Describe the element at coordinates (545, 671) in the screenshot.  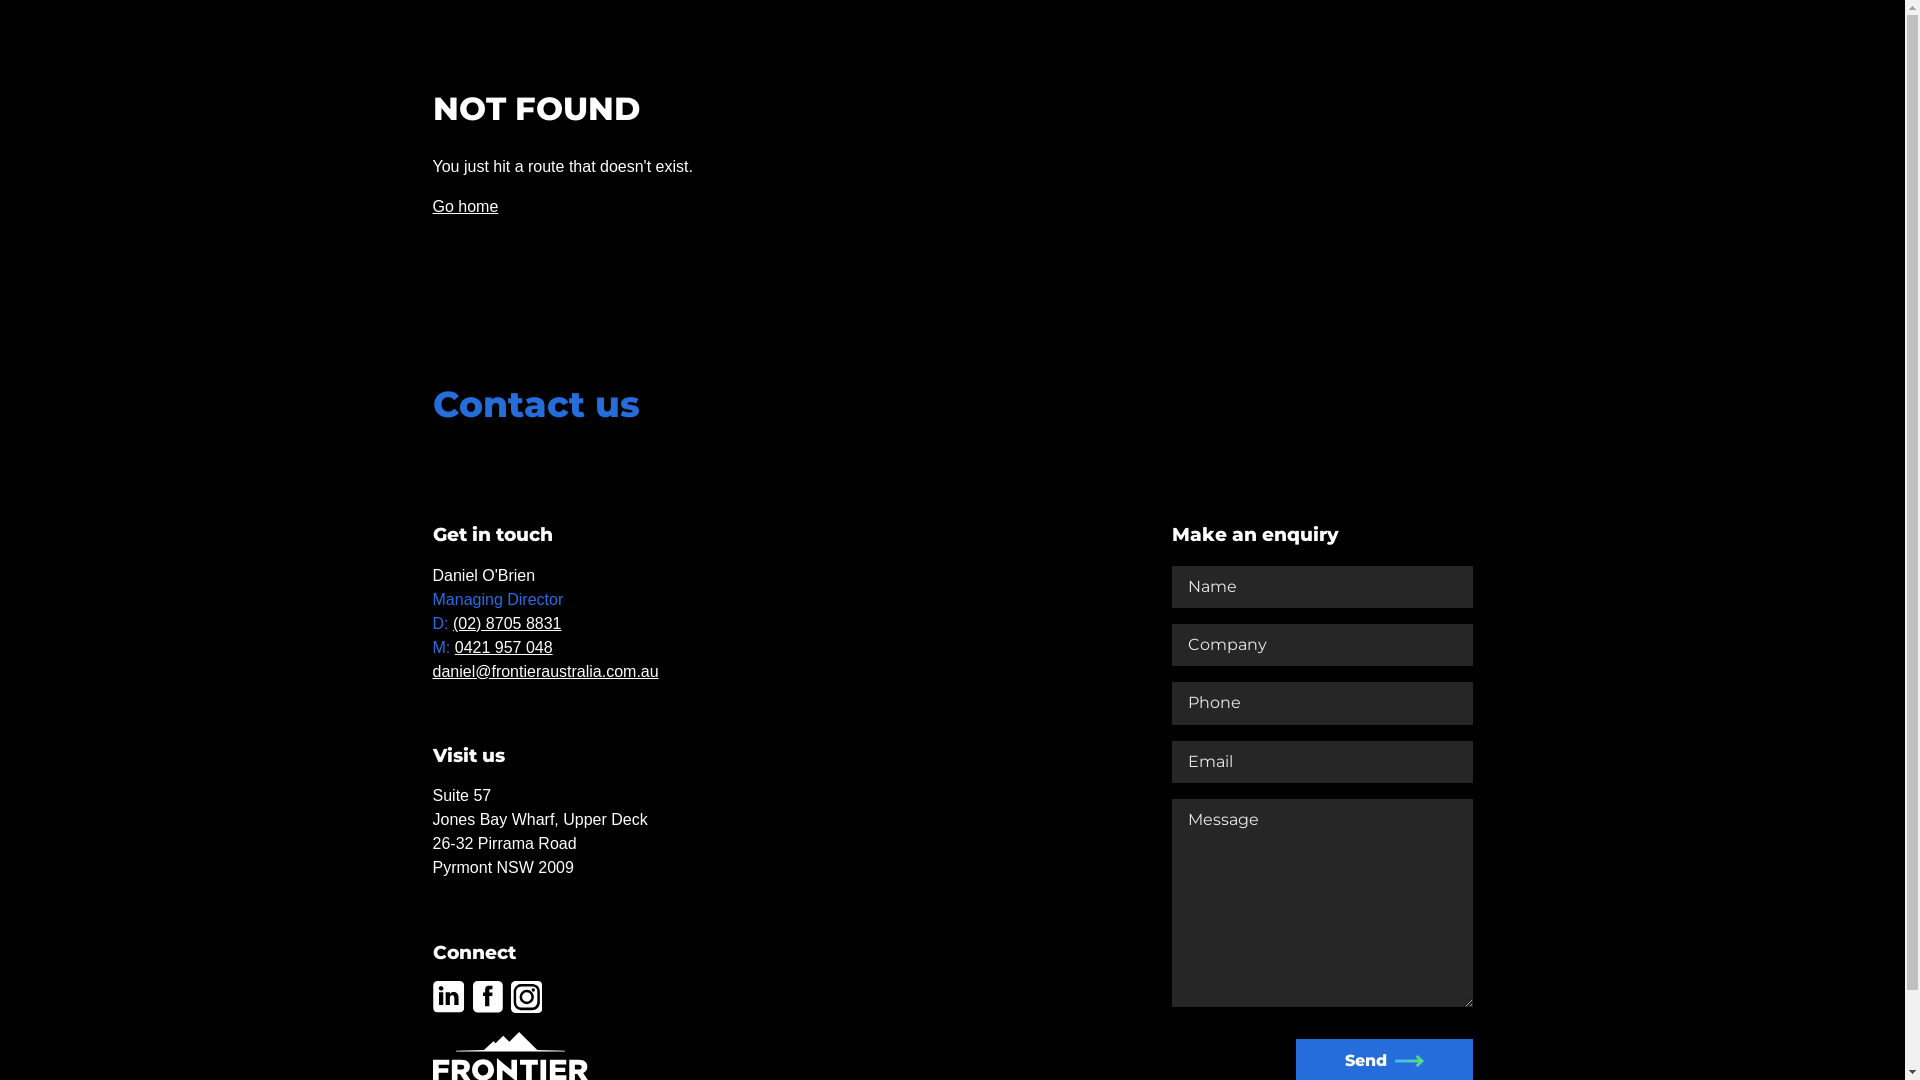
I see `'daniel@frontieraustralia.com.au'` at that location.